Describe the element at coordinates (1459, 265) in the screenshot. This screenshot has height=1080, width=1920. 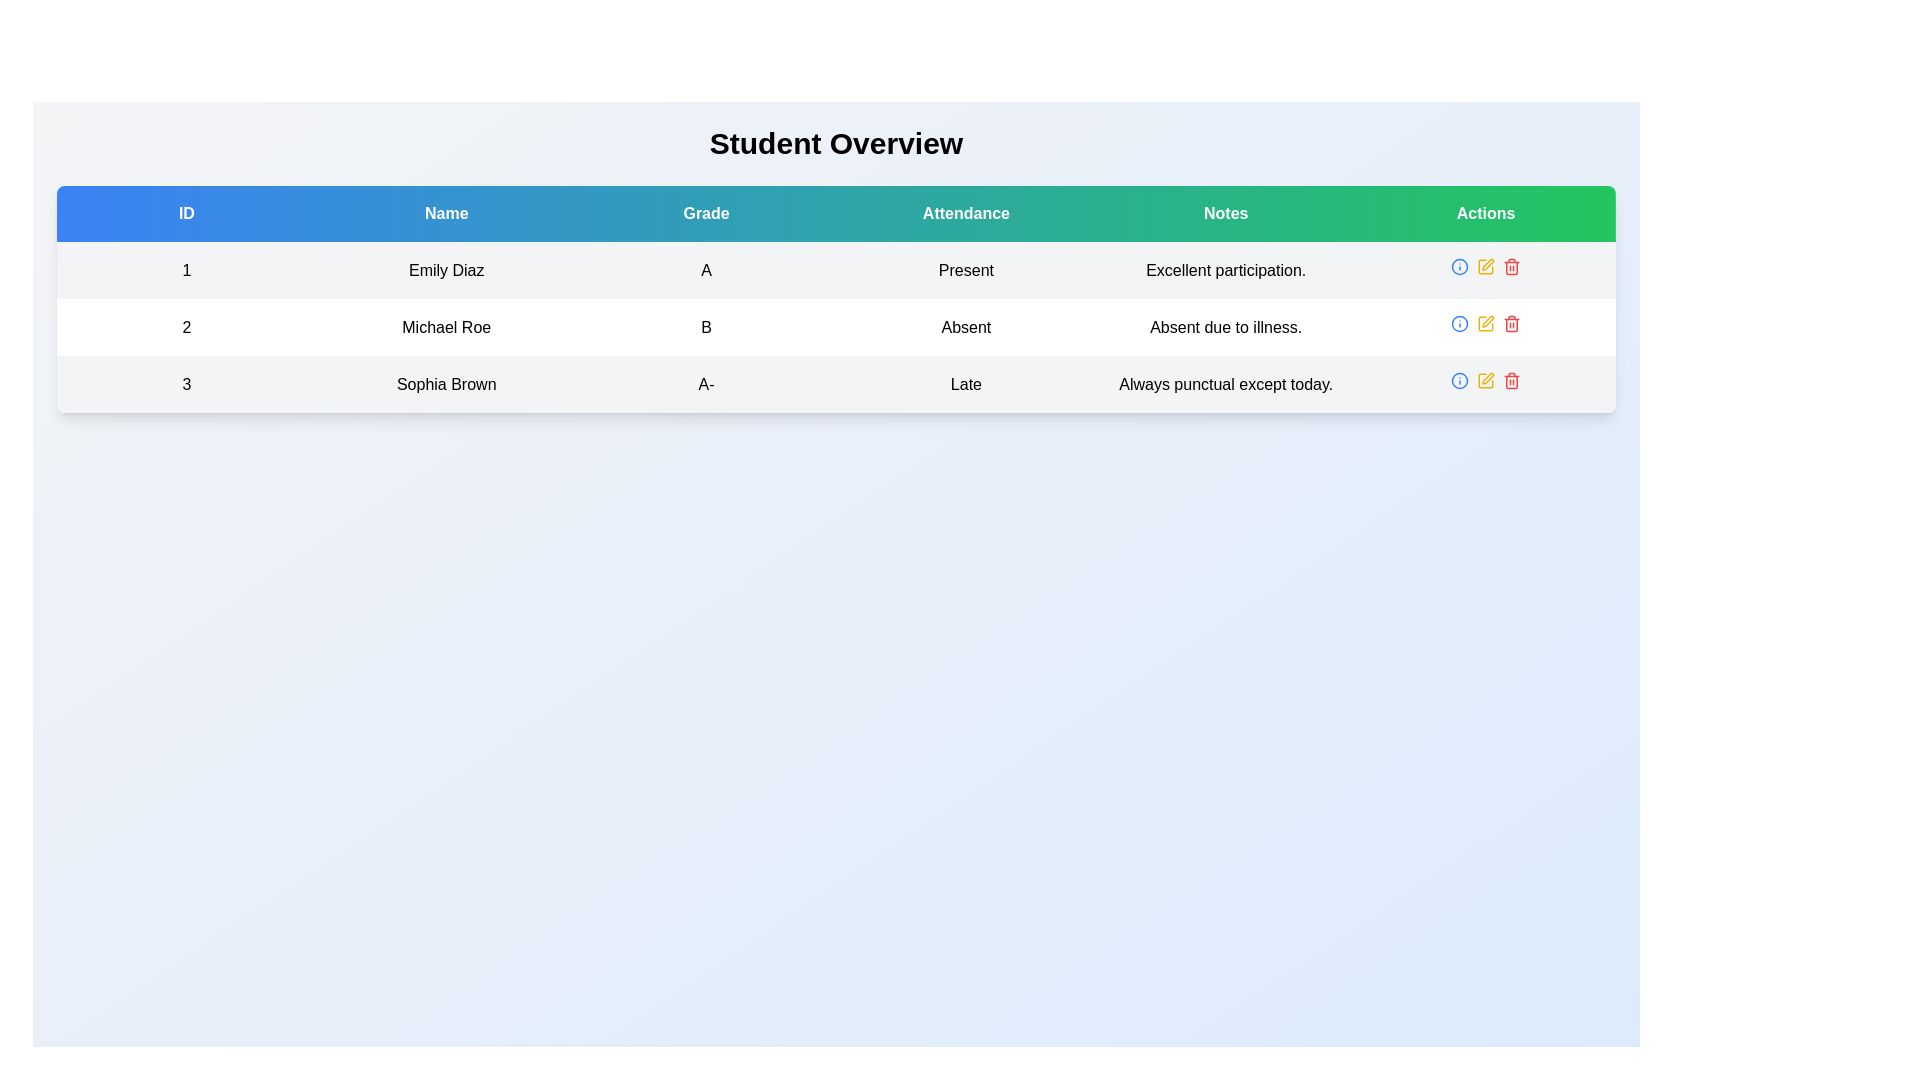
I see `the circular SVG graphic element representing an icon in the 'Actions' column of the second row of the table` at that location.